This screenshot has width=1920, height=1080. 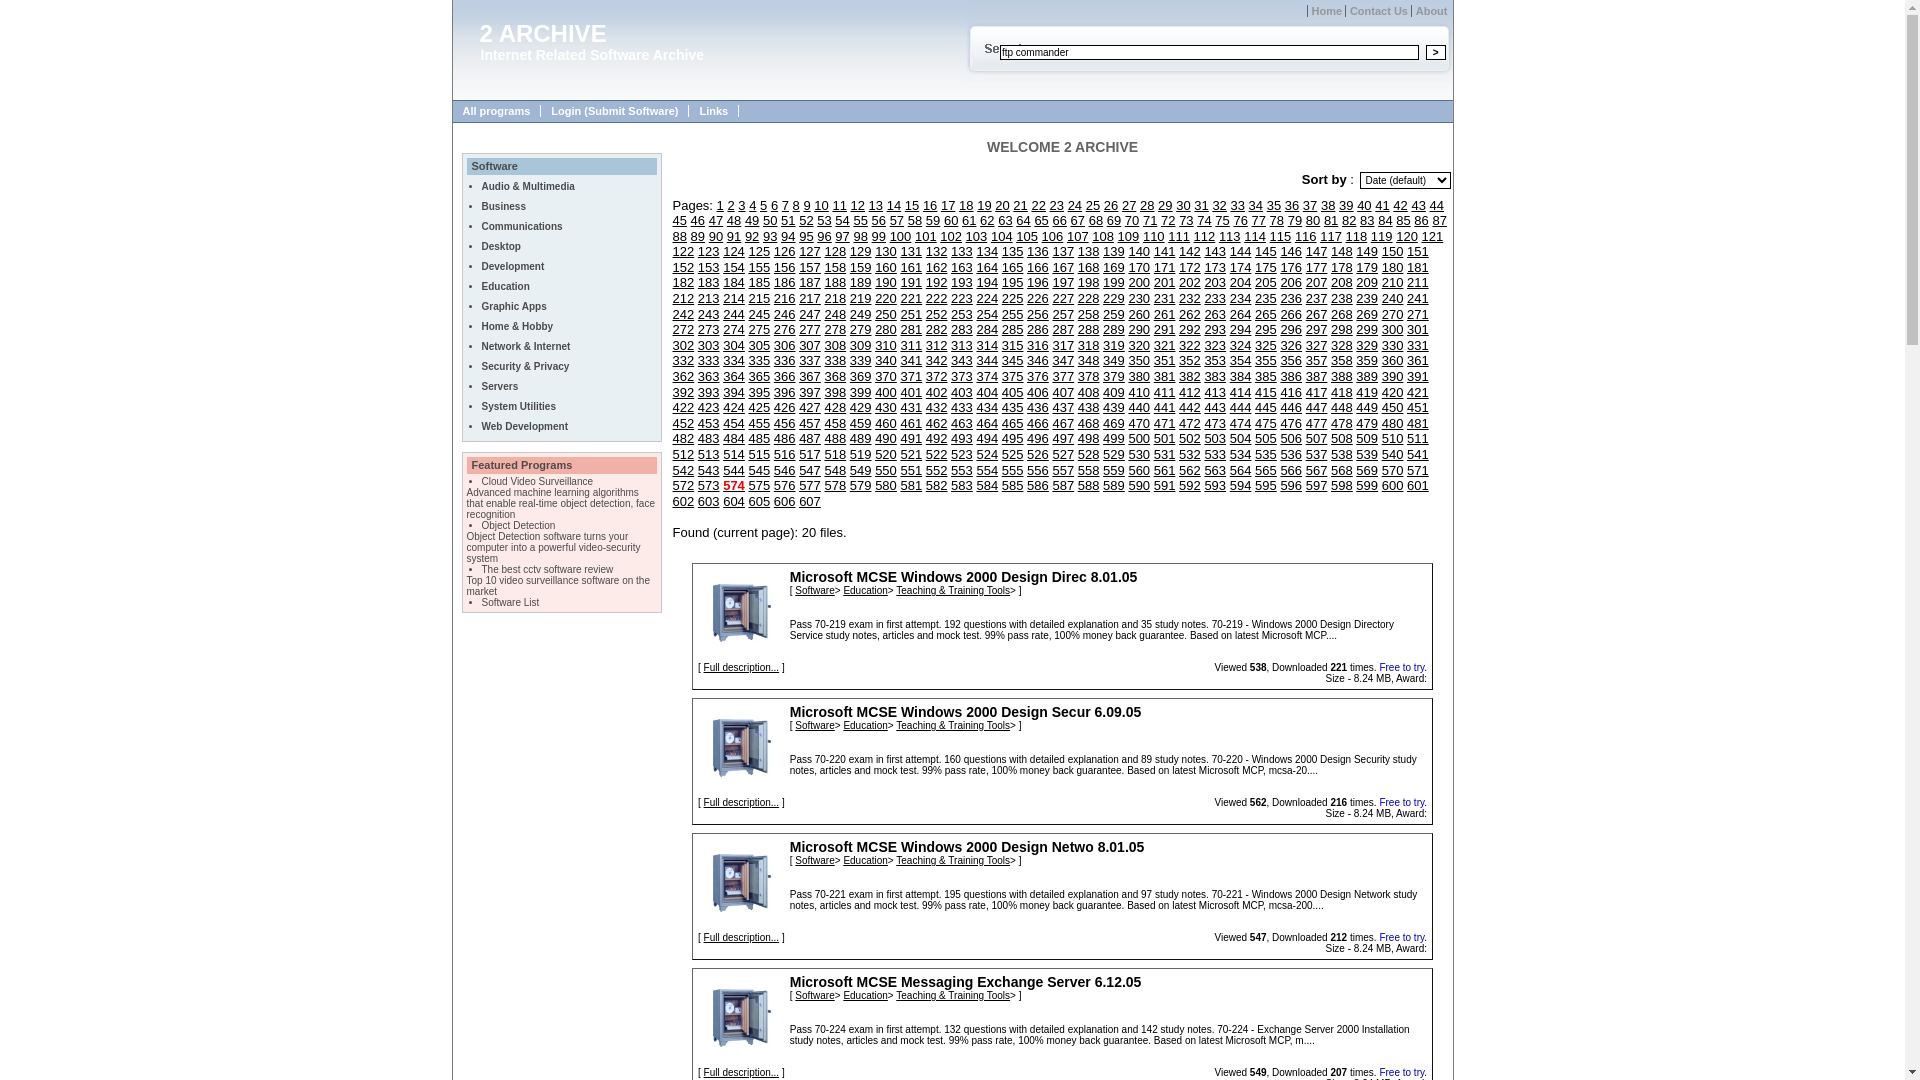 What do you see at coordinates (961, 298) in the screenshot?
I see `'223'` at bounding box center [961, 298].